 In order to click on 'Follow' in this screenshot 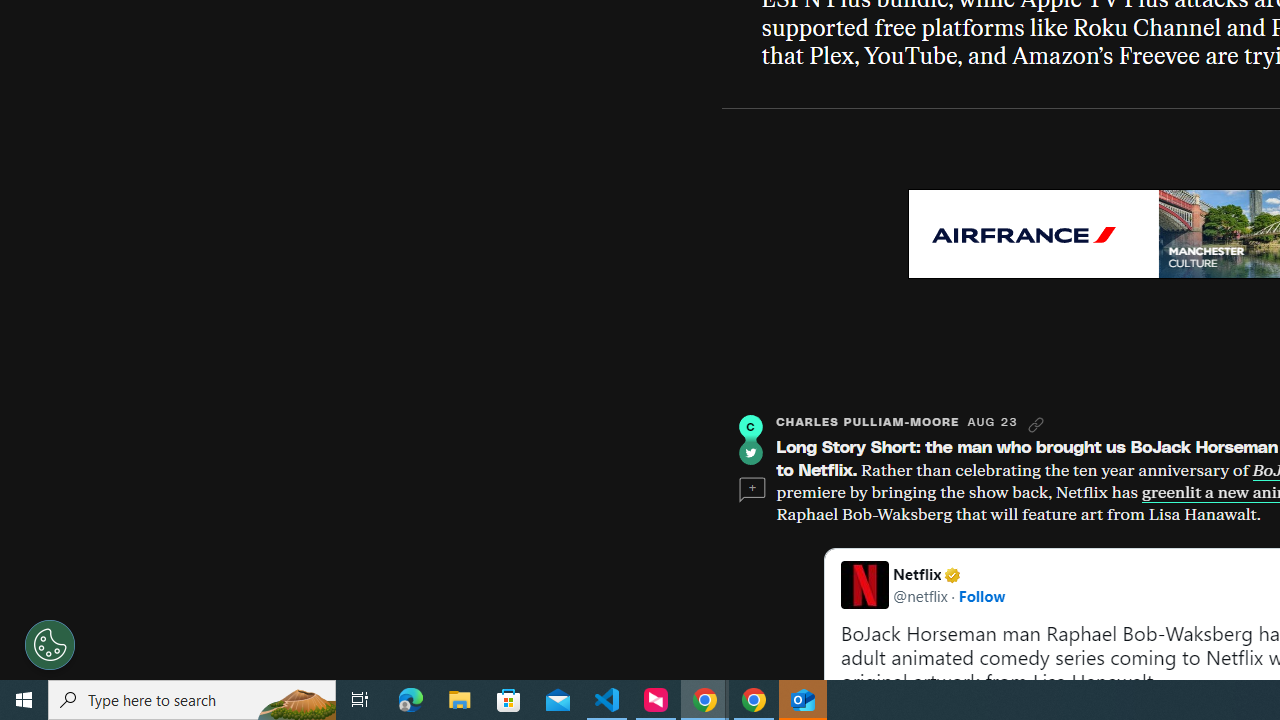, I will do `click(981, 594)`.